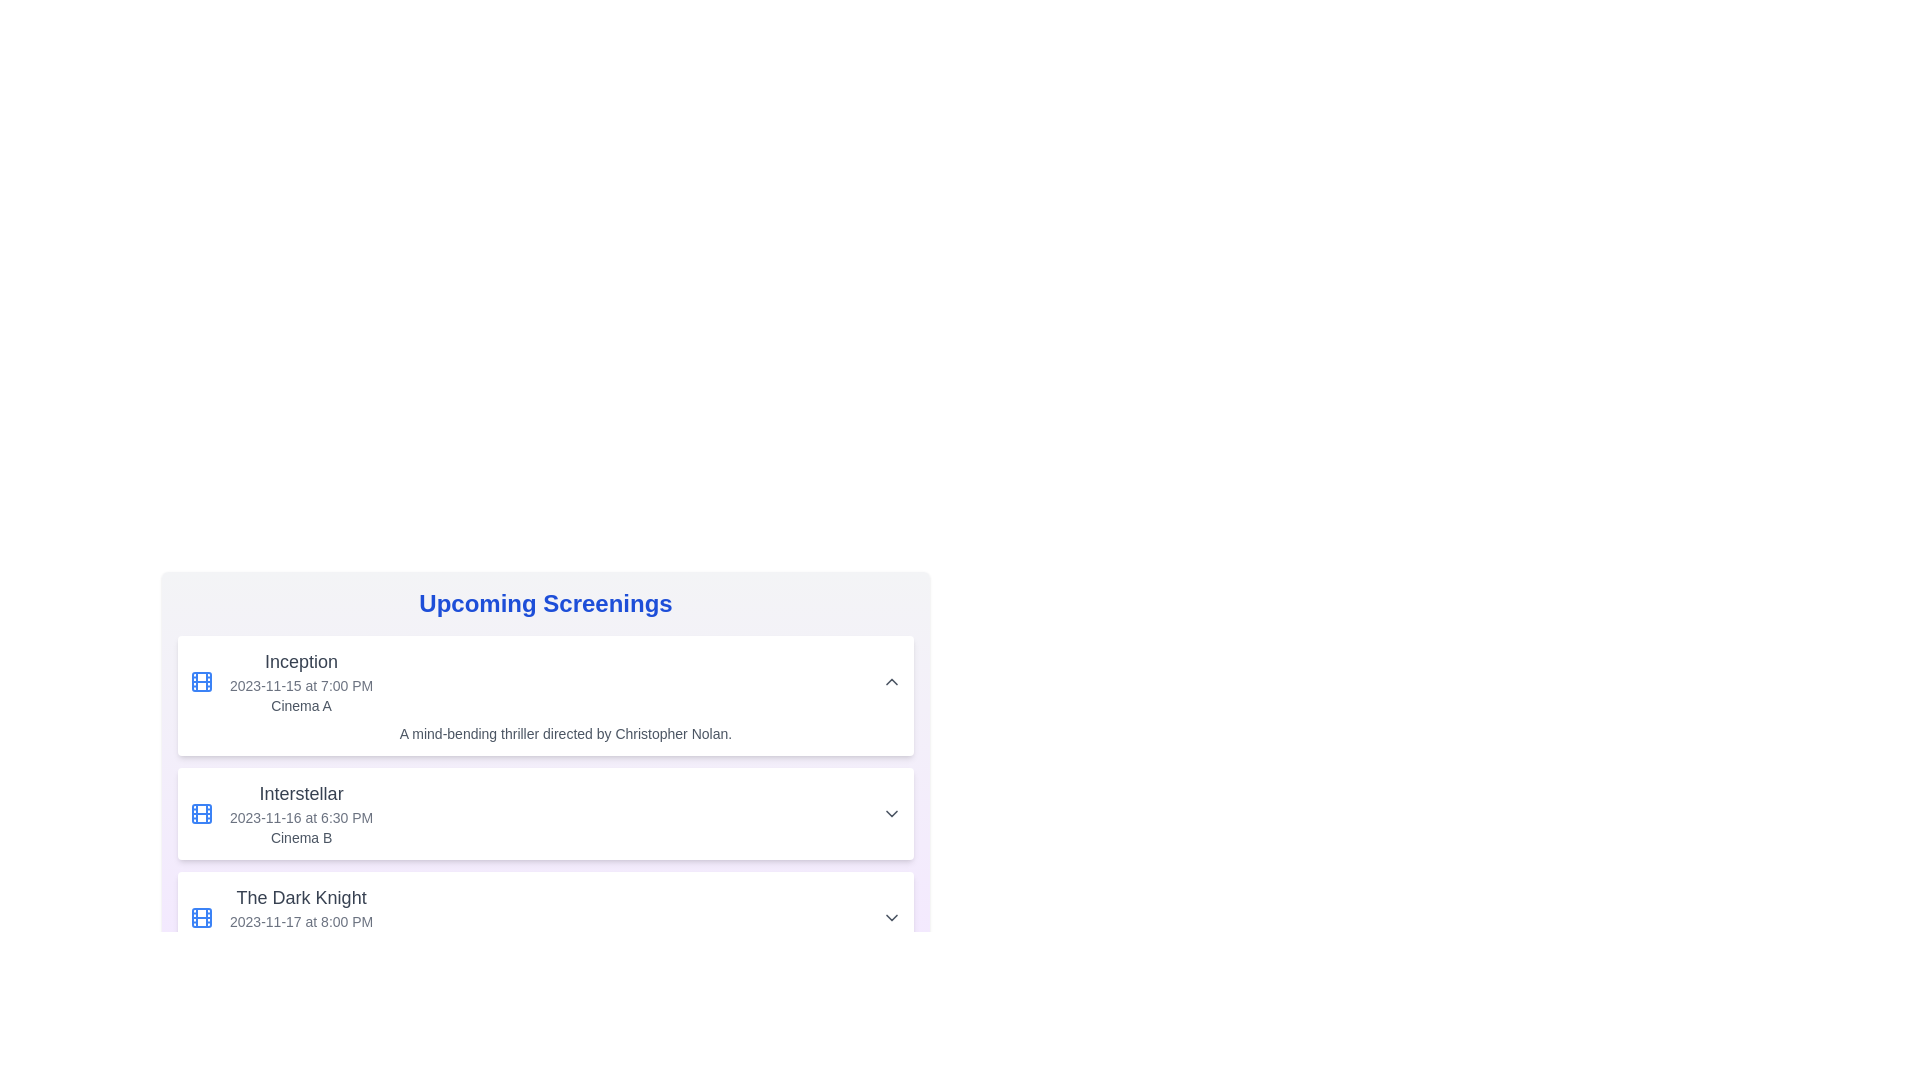  I want to click on the movie screening element for 'Interstellar', so click(280, 813).